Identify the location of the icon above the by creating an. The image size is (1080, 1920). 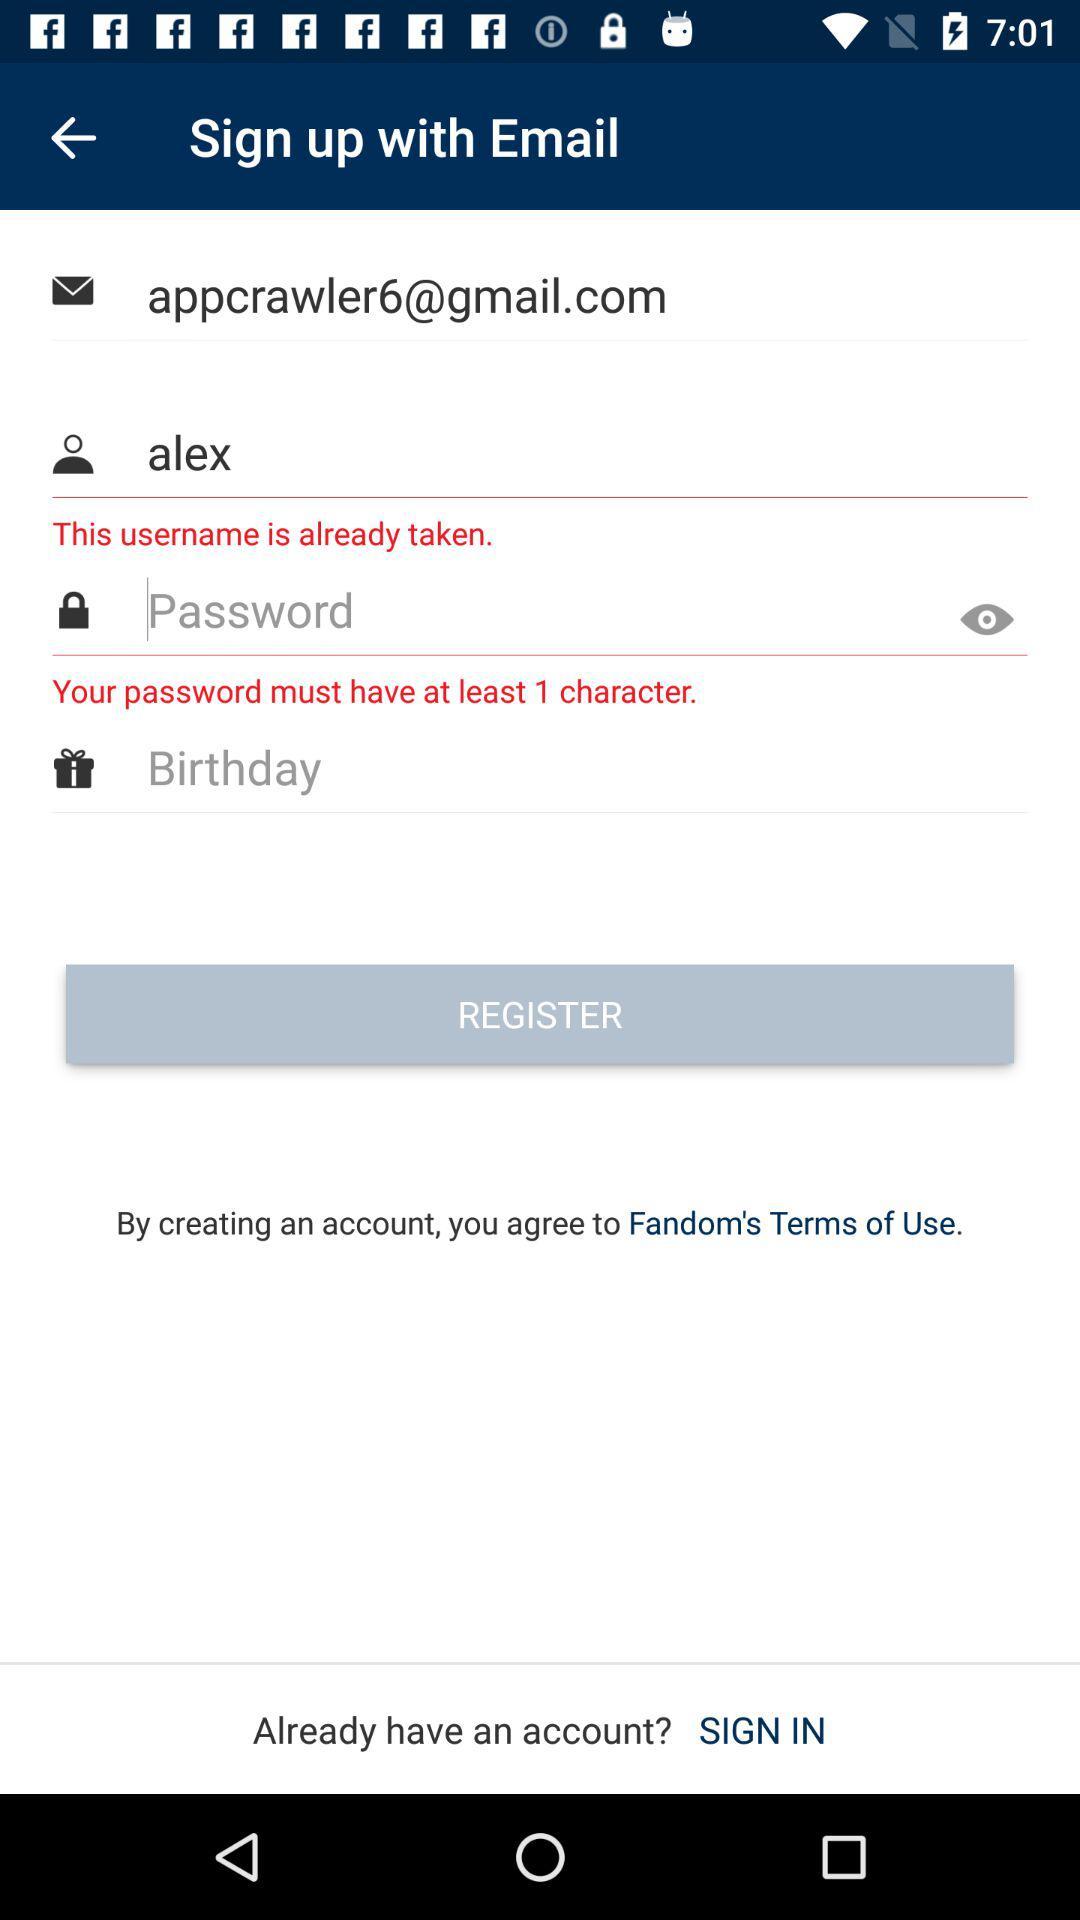
(540, 1013).